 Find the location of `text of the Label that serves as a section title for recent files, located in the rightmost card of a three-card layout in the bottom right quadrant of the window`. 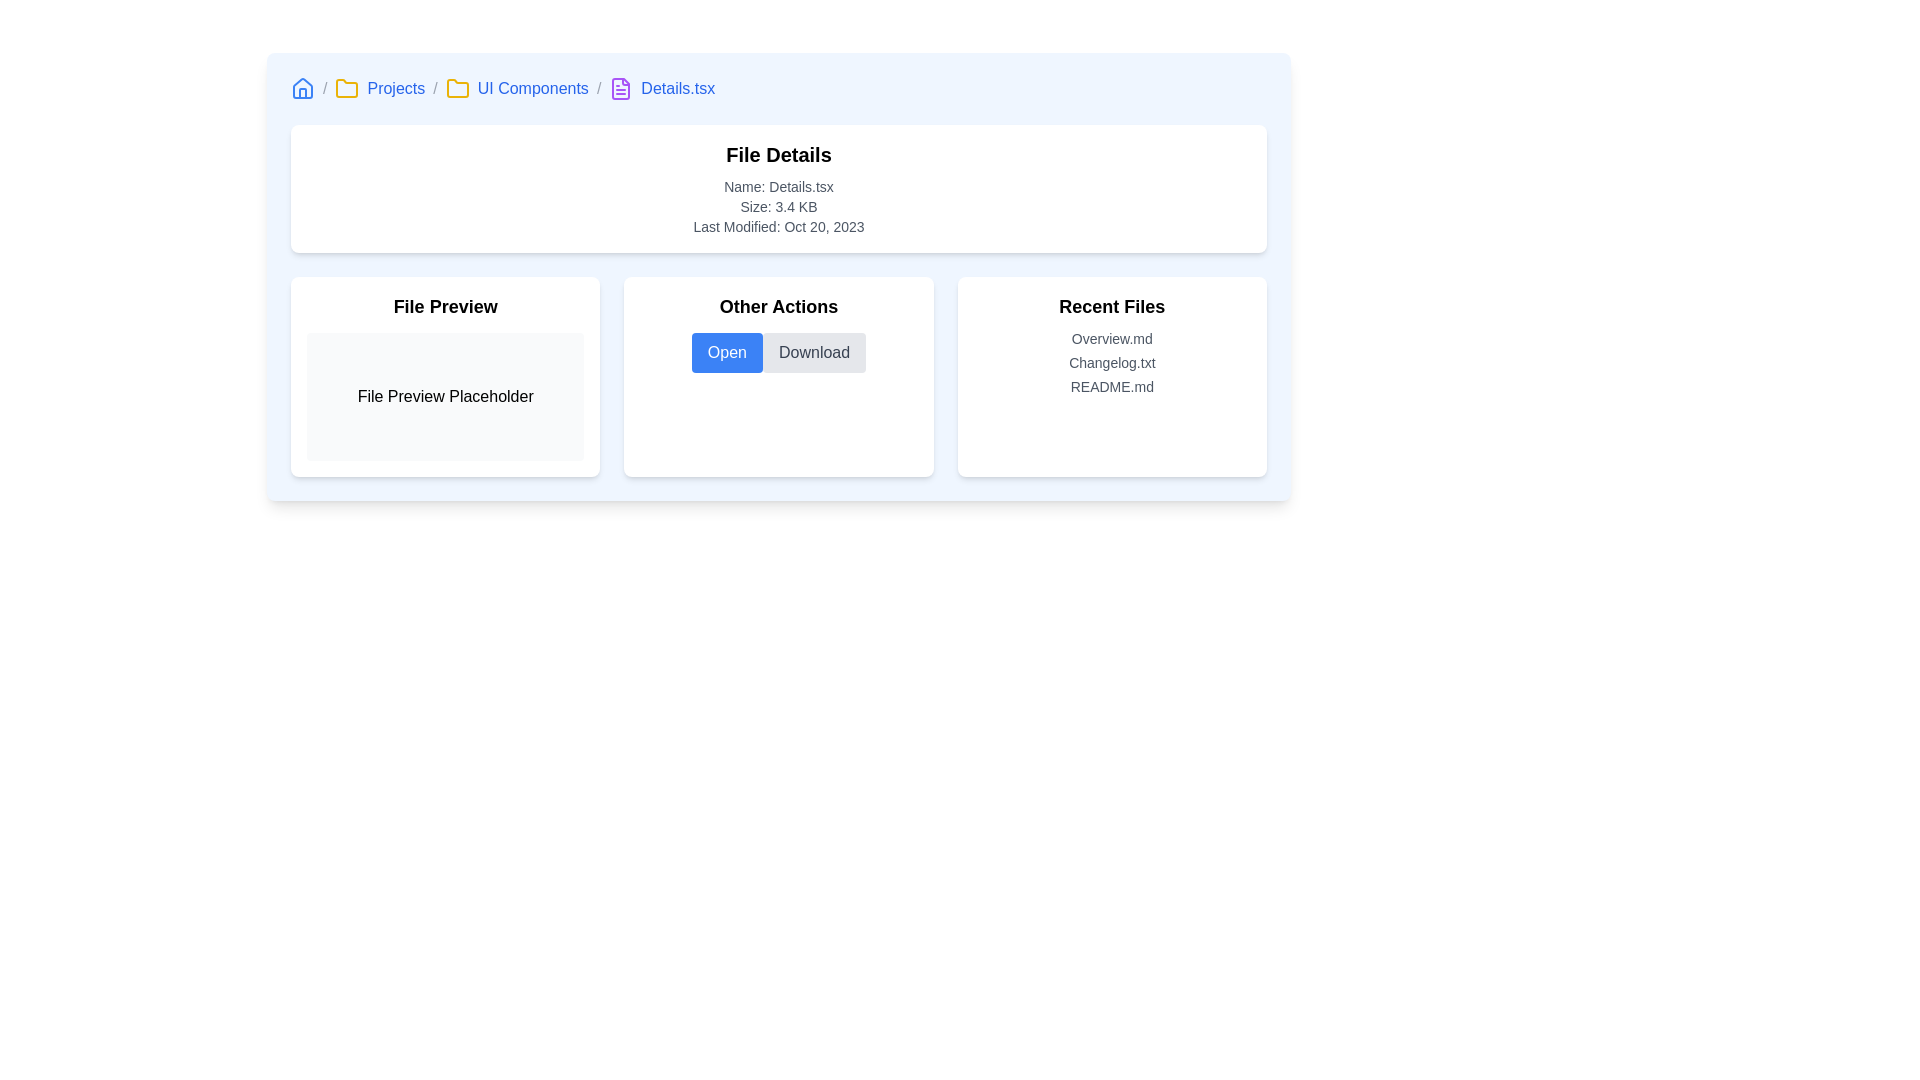

text of the Label that serves as a section title for recent files, located in the rightmost card of a three-card layout in the bottom right quadrant of the window is located at coordinates (1111, 307).